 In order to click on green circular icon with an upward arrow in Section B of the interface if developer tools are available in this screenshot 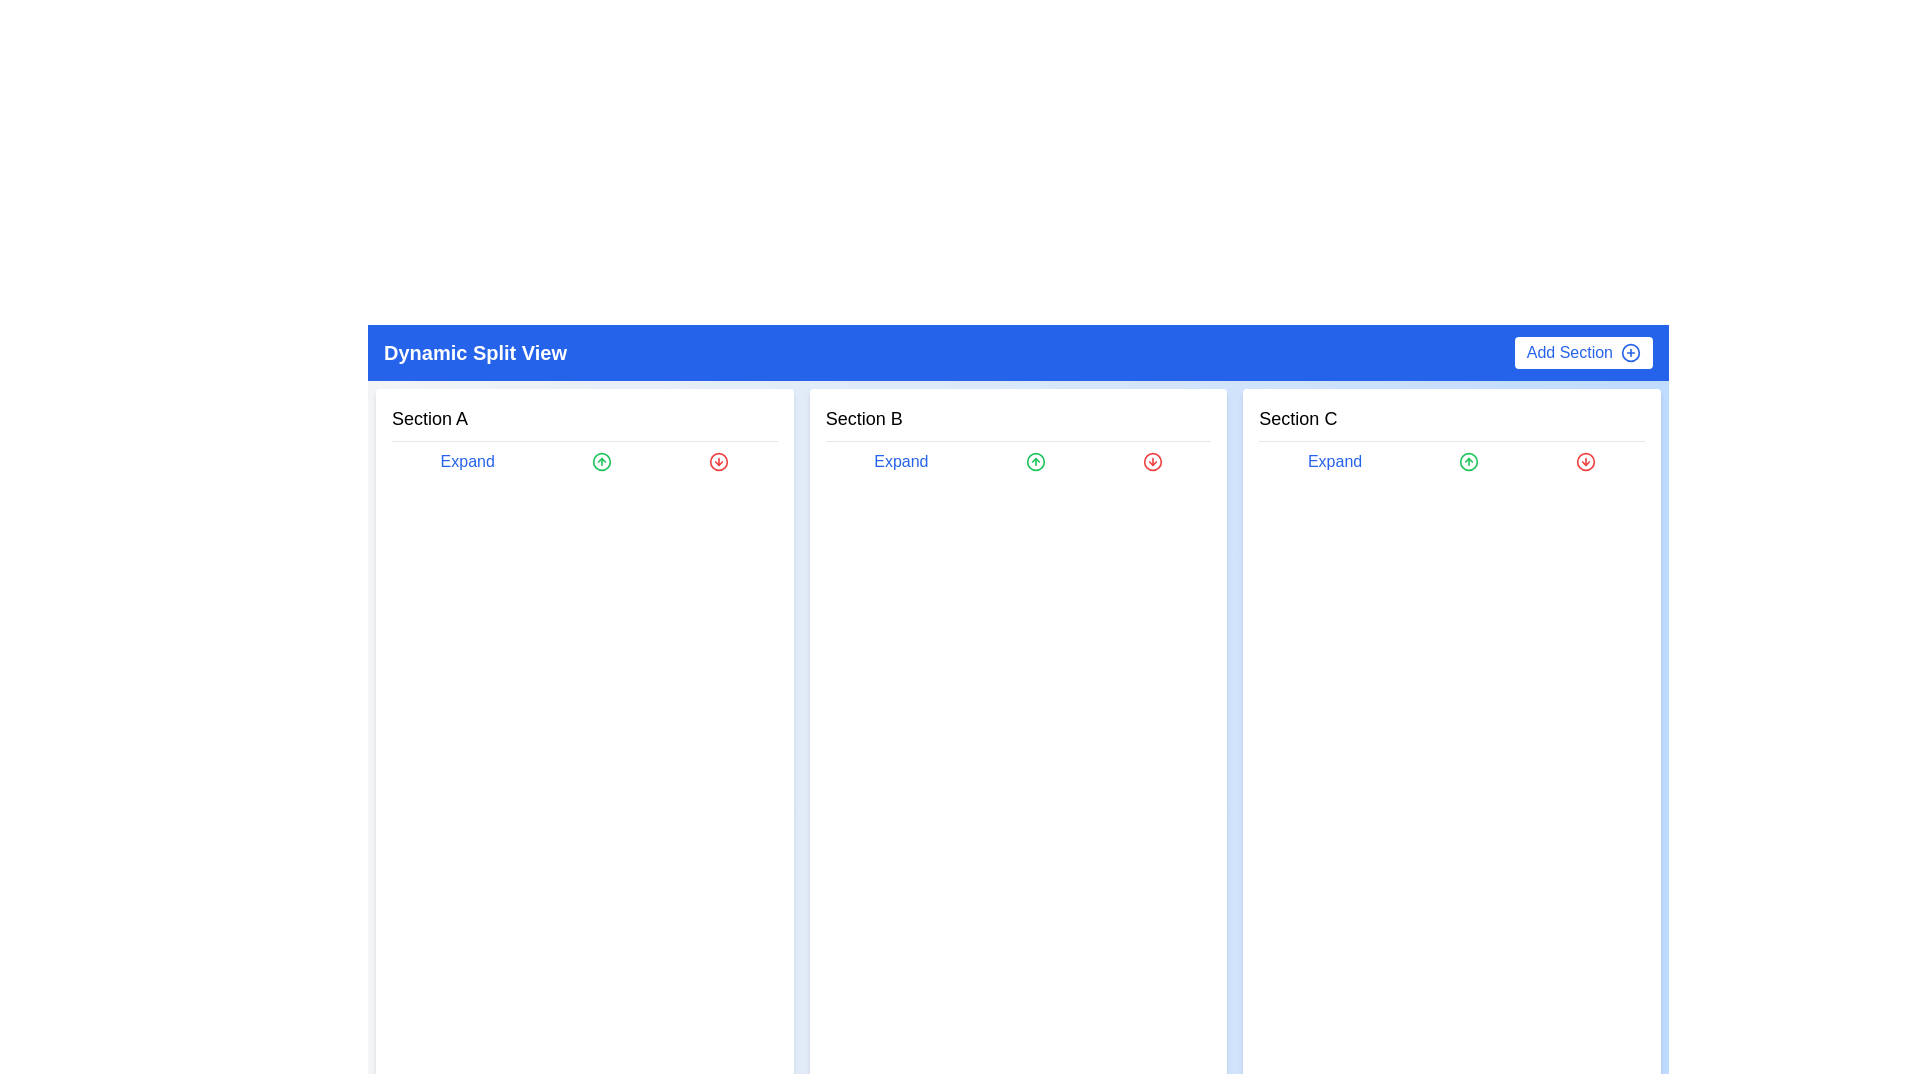, I will do `click(1035, 462)`.